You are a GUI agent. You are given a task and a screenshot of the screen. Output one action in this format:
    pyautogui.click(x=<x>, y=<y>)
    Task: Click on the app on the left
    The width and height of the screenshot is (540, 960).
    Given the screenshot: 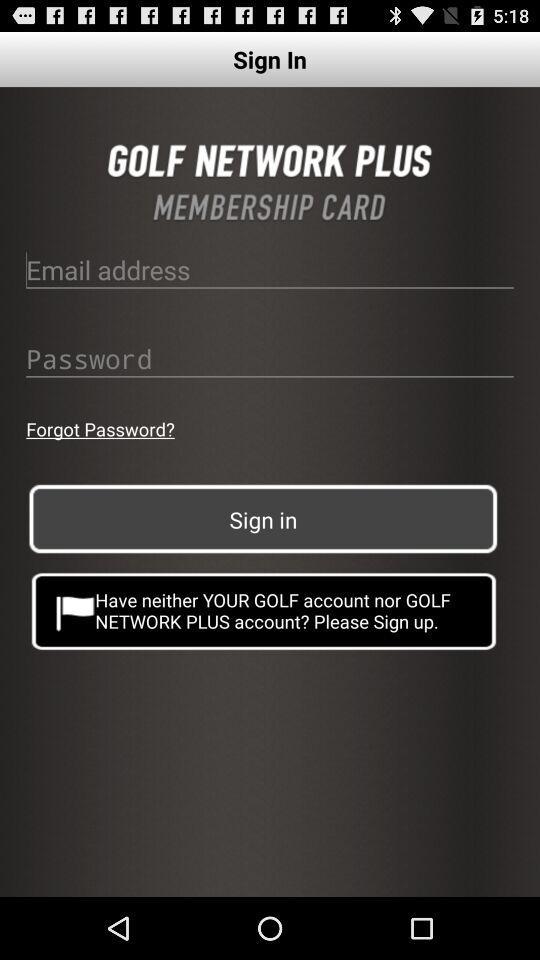 What is the action you would take?
    pyautogui.click(x=99, y=429)
    